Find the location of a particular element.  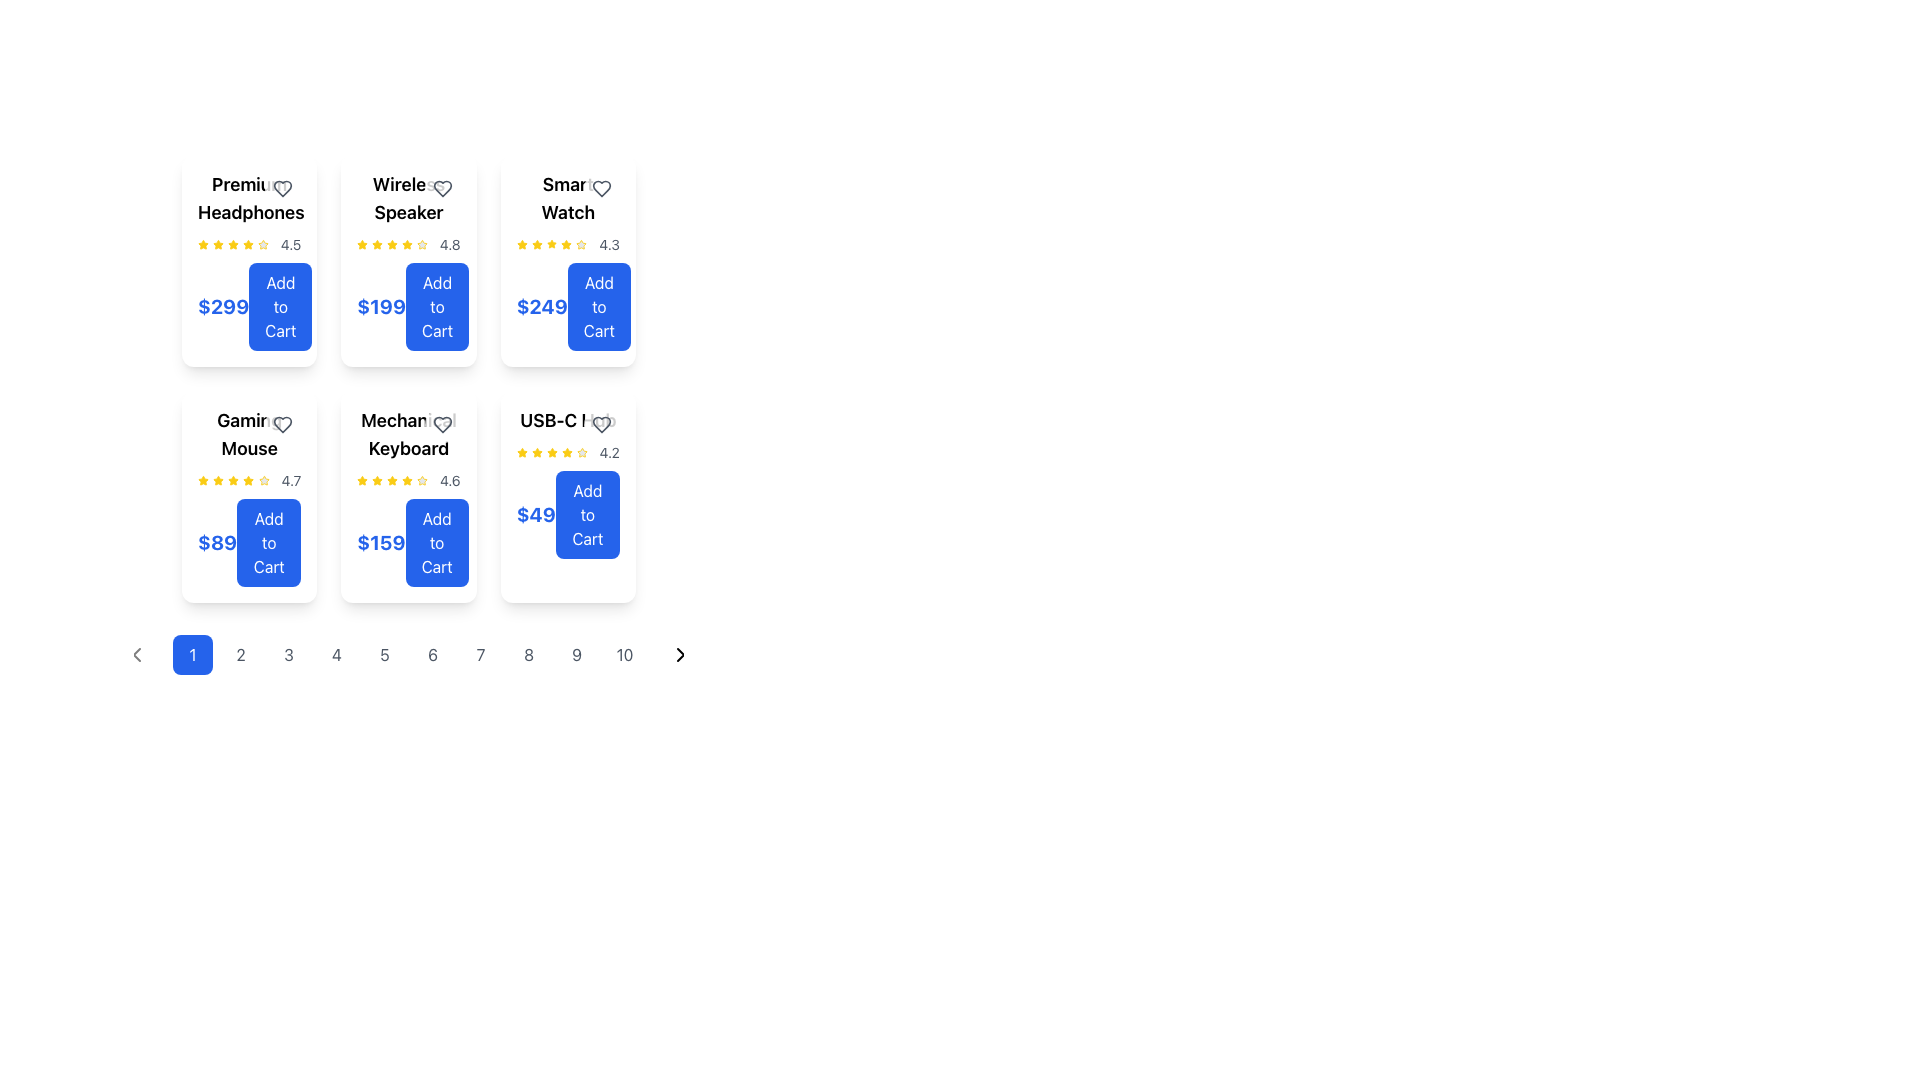

the sixth yellow star icon representing the product rating in the 'USB-C Hub' product card, located in the second row and third column is located at coordinates (566, 452).